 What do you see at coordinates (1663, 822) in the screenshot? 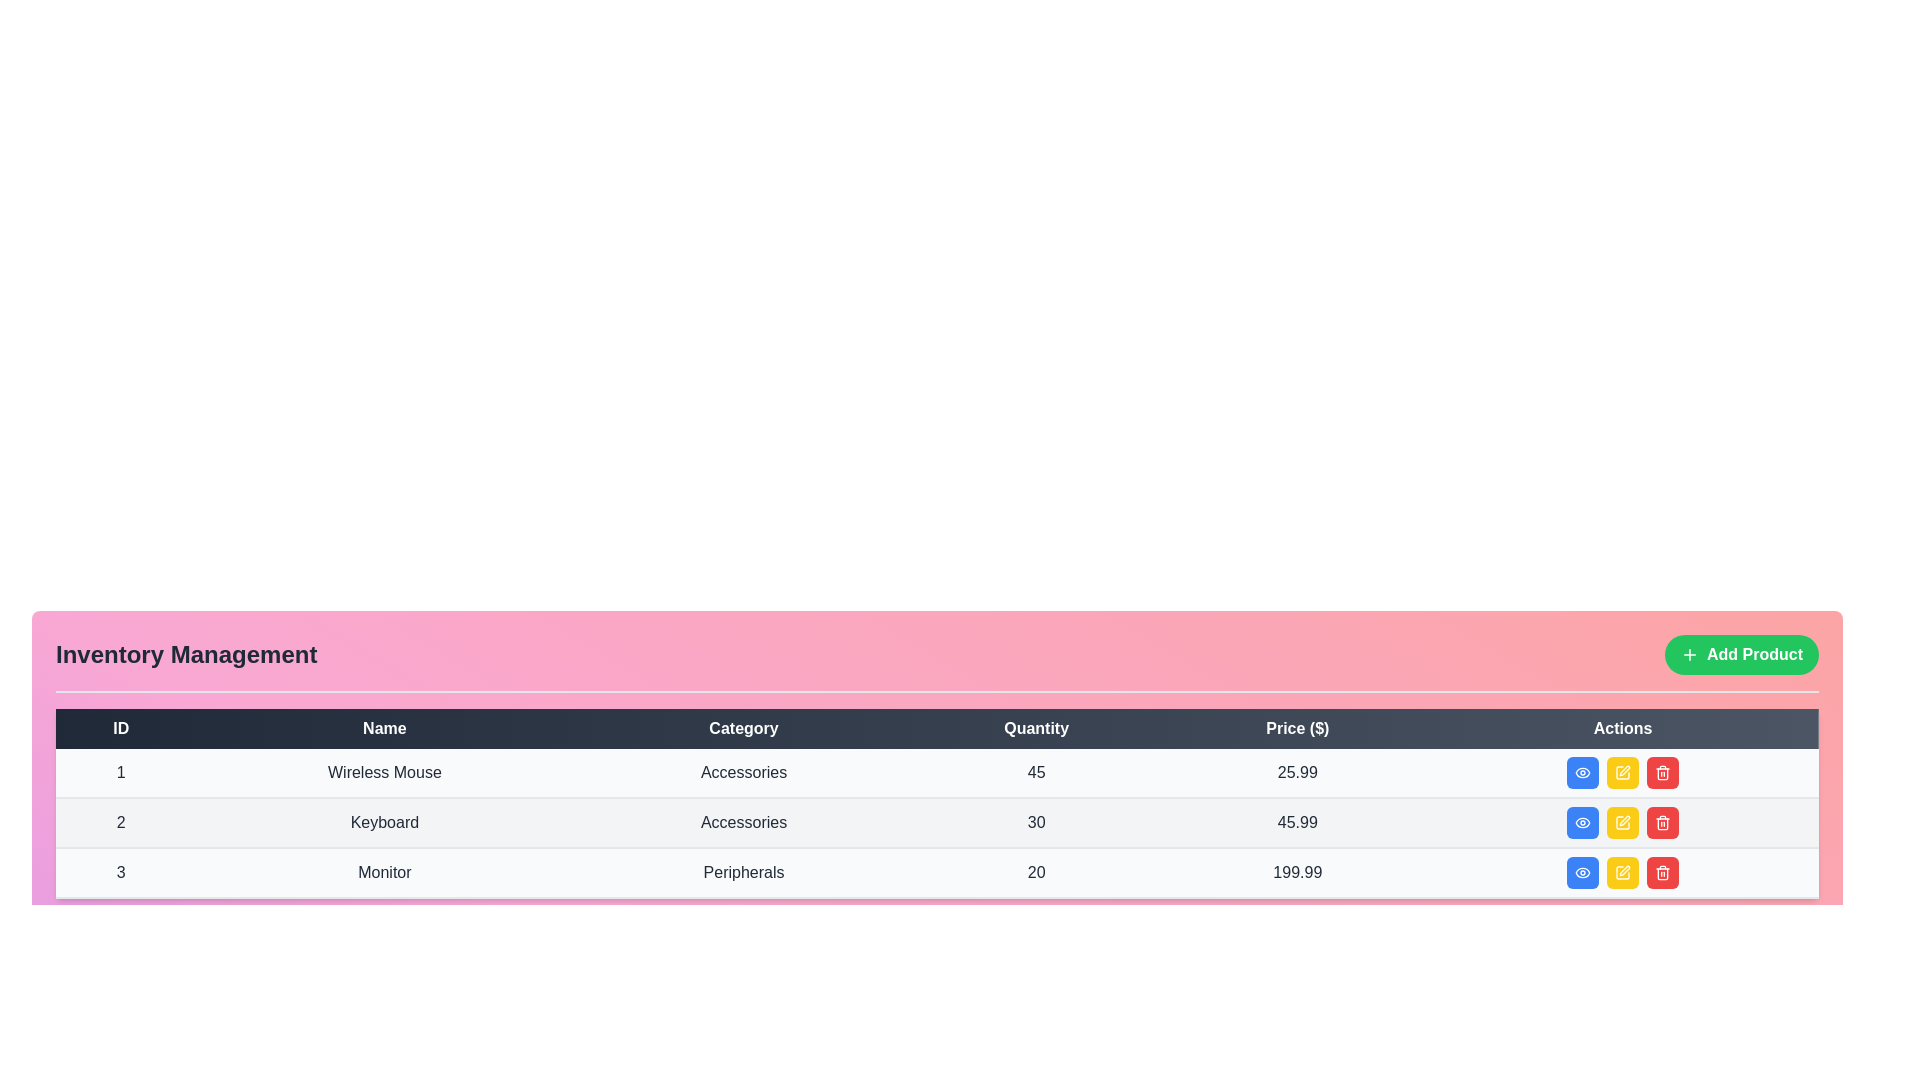
I see `the delete button located to the right of the yellow edit button in the action buttons set, aligned under the second row of the inventory table` at bounding box center [1663, 822].